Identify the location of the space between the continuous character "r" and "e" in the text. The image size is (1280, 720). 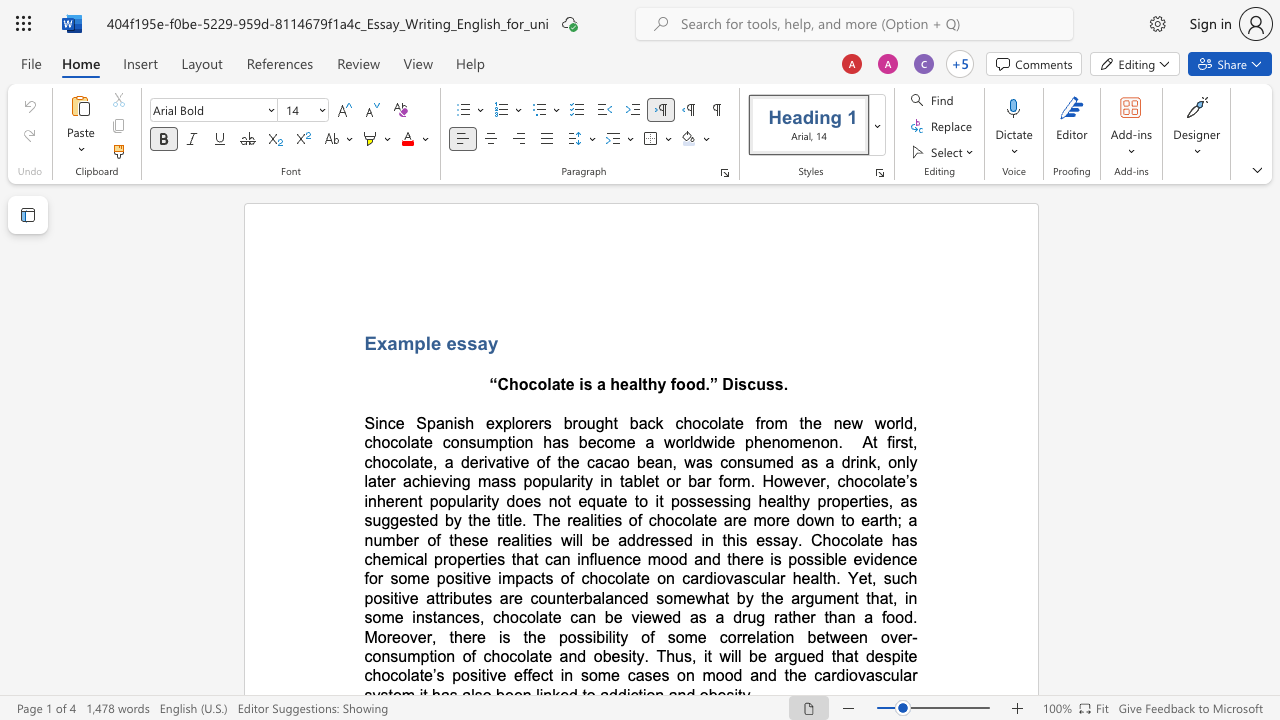
(400, 500).